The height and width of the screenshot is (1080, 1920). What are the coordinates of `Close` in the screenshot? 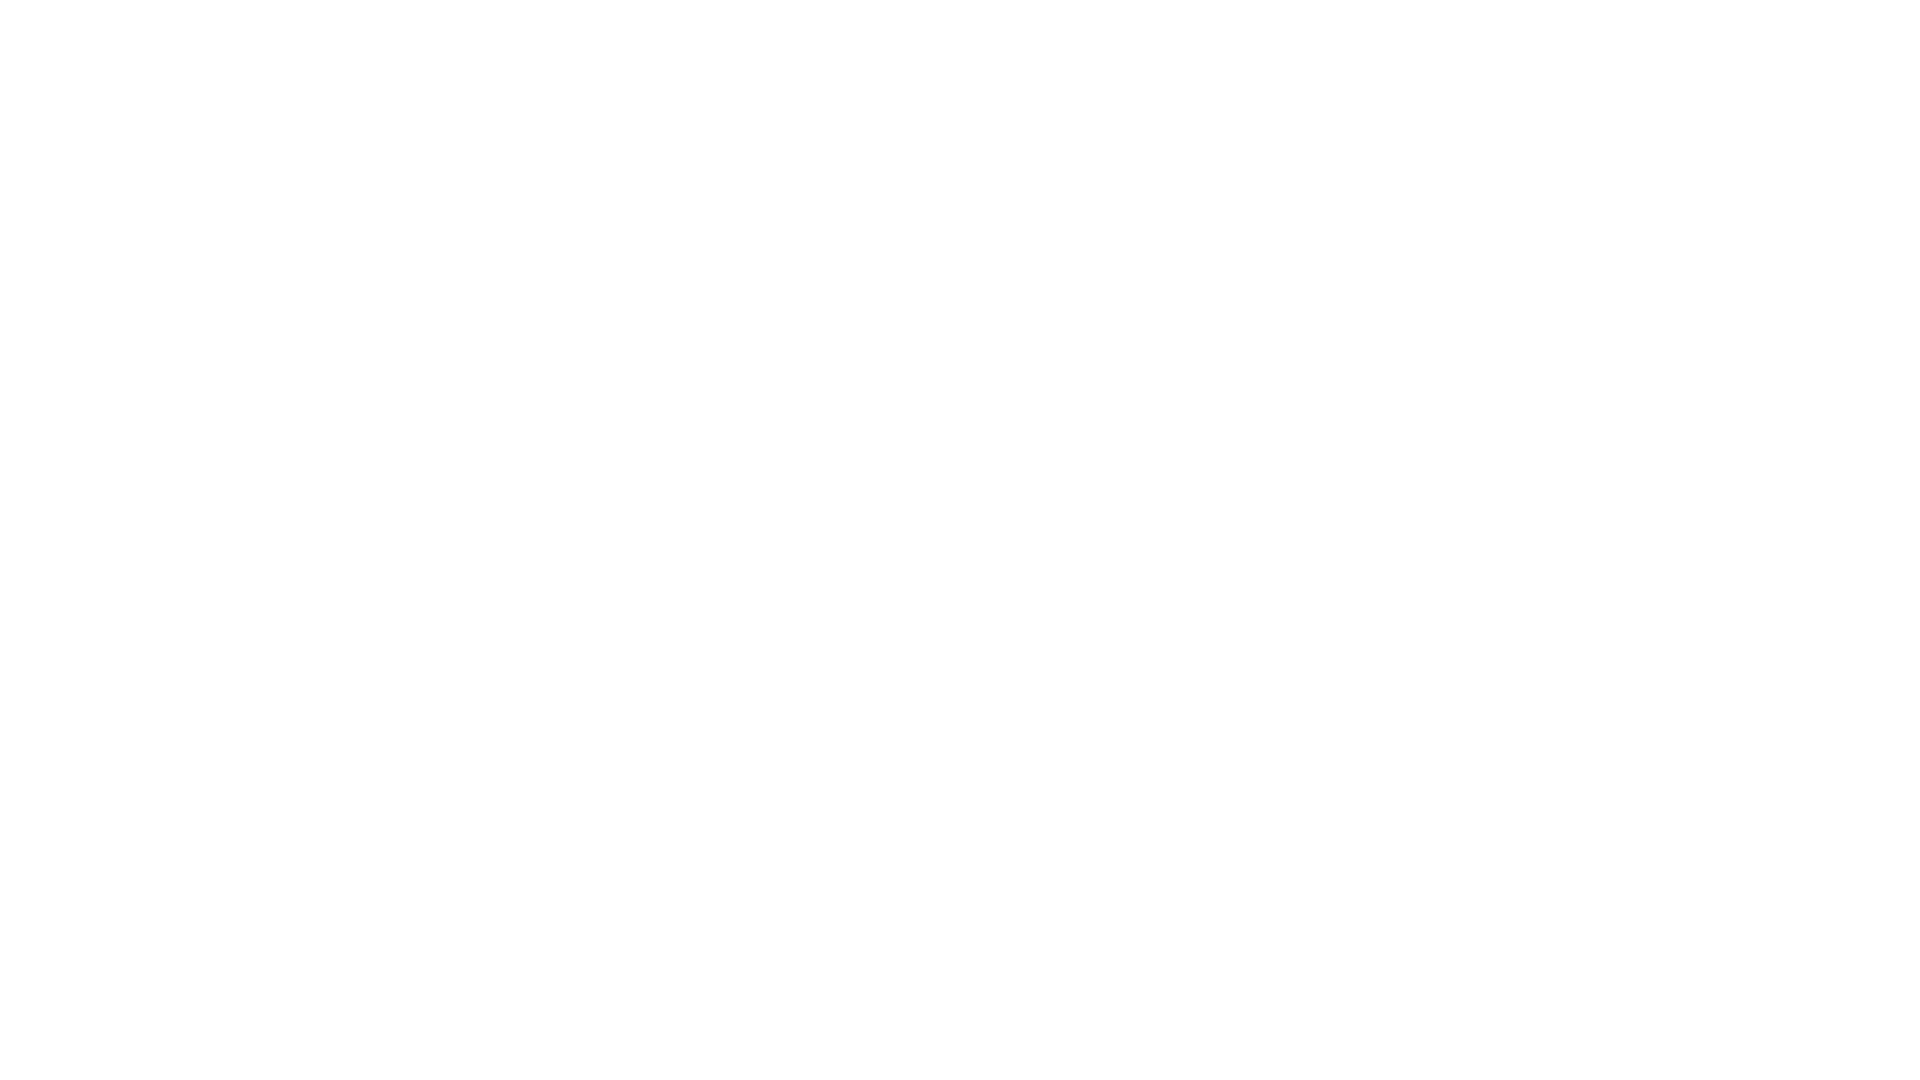 It's located at (1895, 1047).